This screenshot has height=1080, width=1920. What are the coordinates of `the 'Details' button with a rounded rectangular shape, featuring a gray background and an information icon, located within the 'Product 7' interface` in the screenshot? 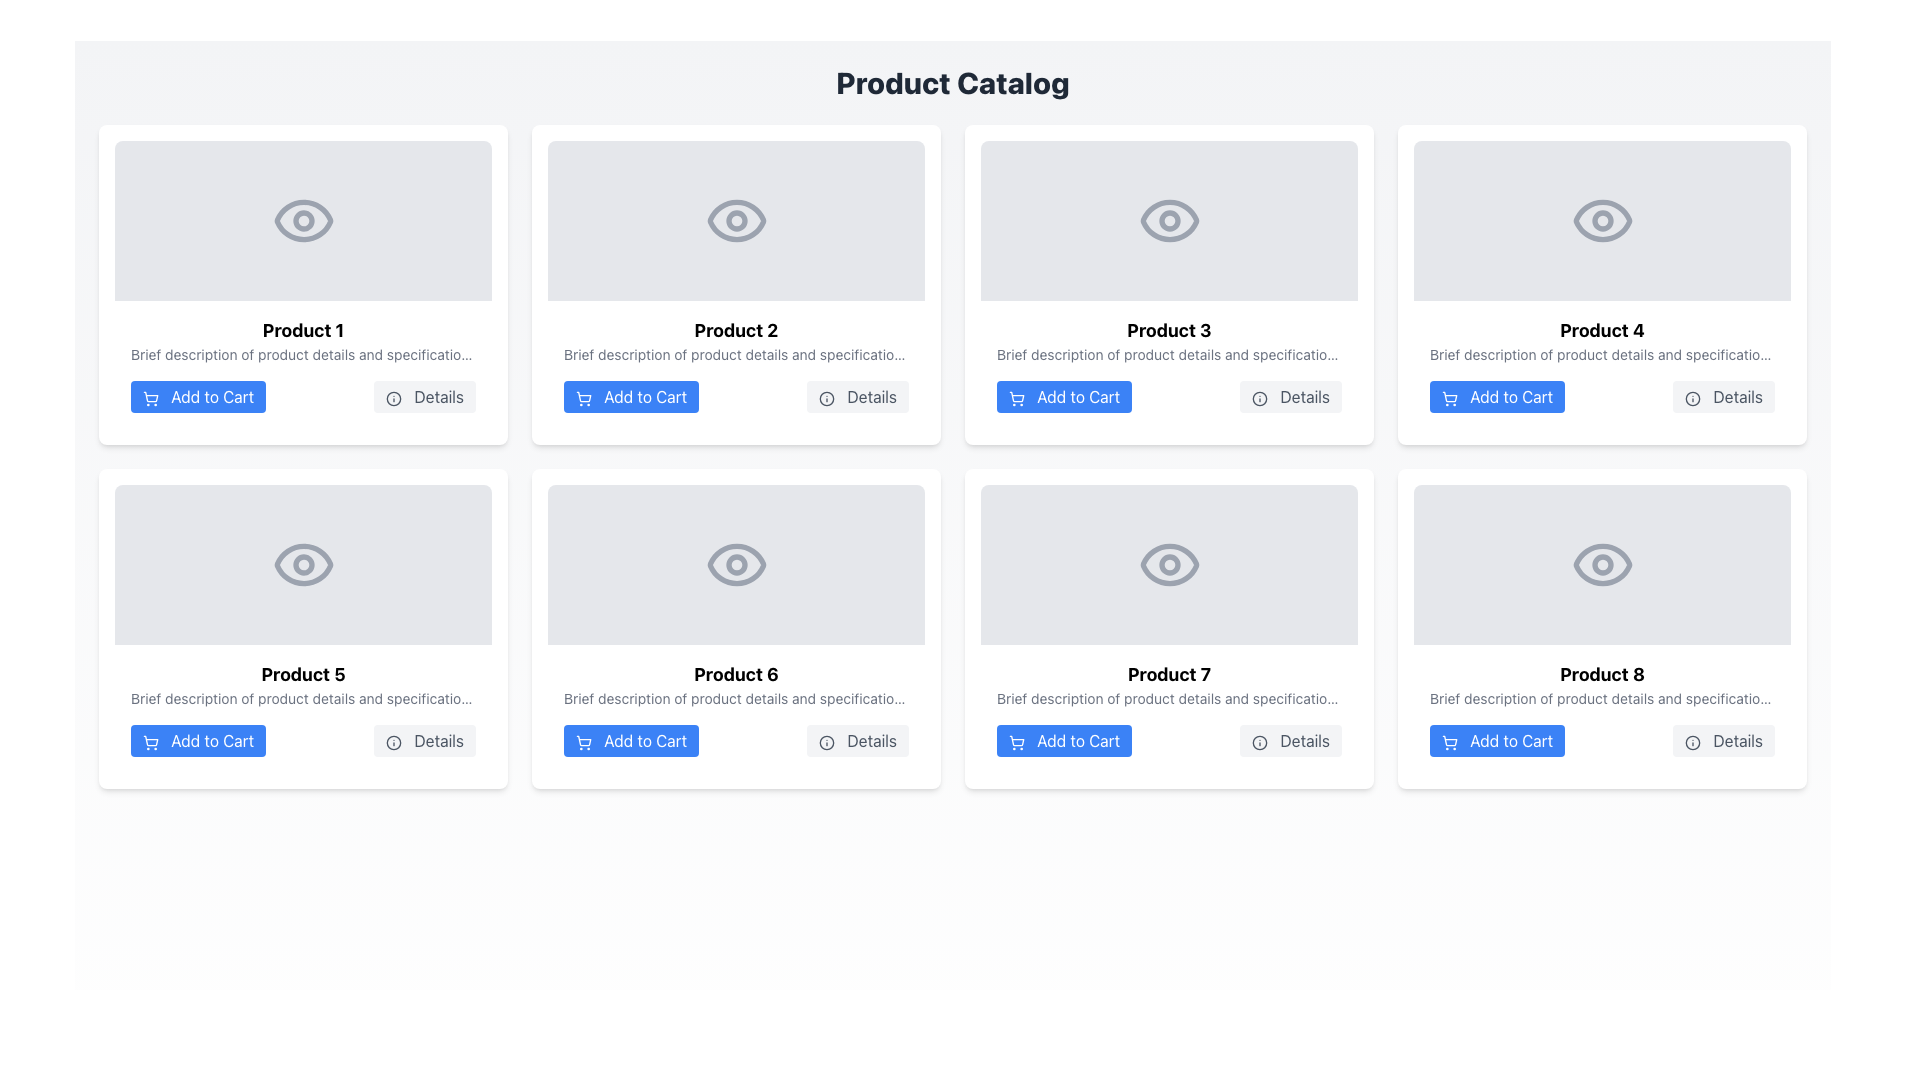 It's located at (1291, 740).